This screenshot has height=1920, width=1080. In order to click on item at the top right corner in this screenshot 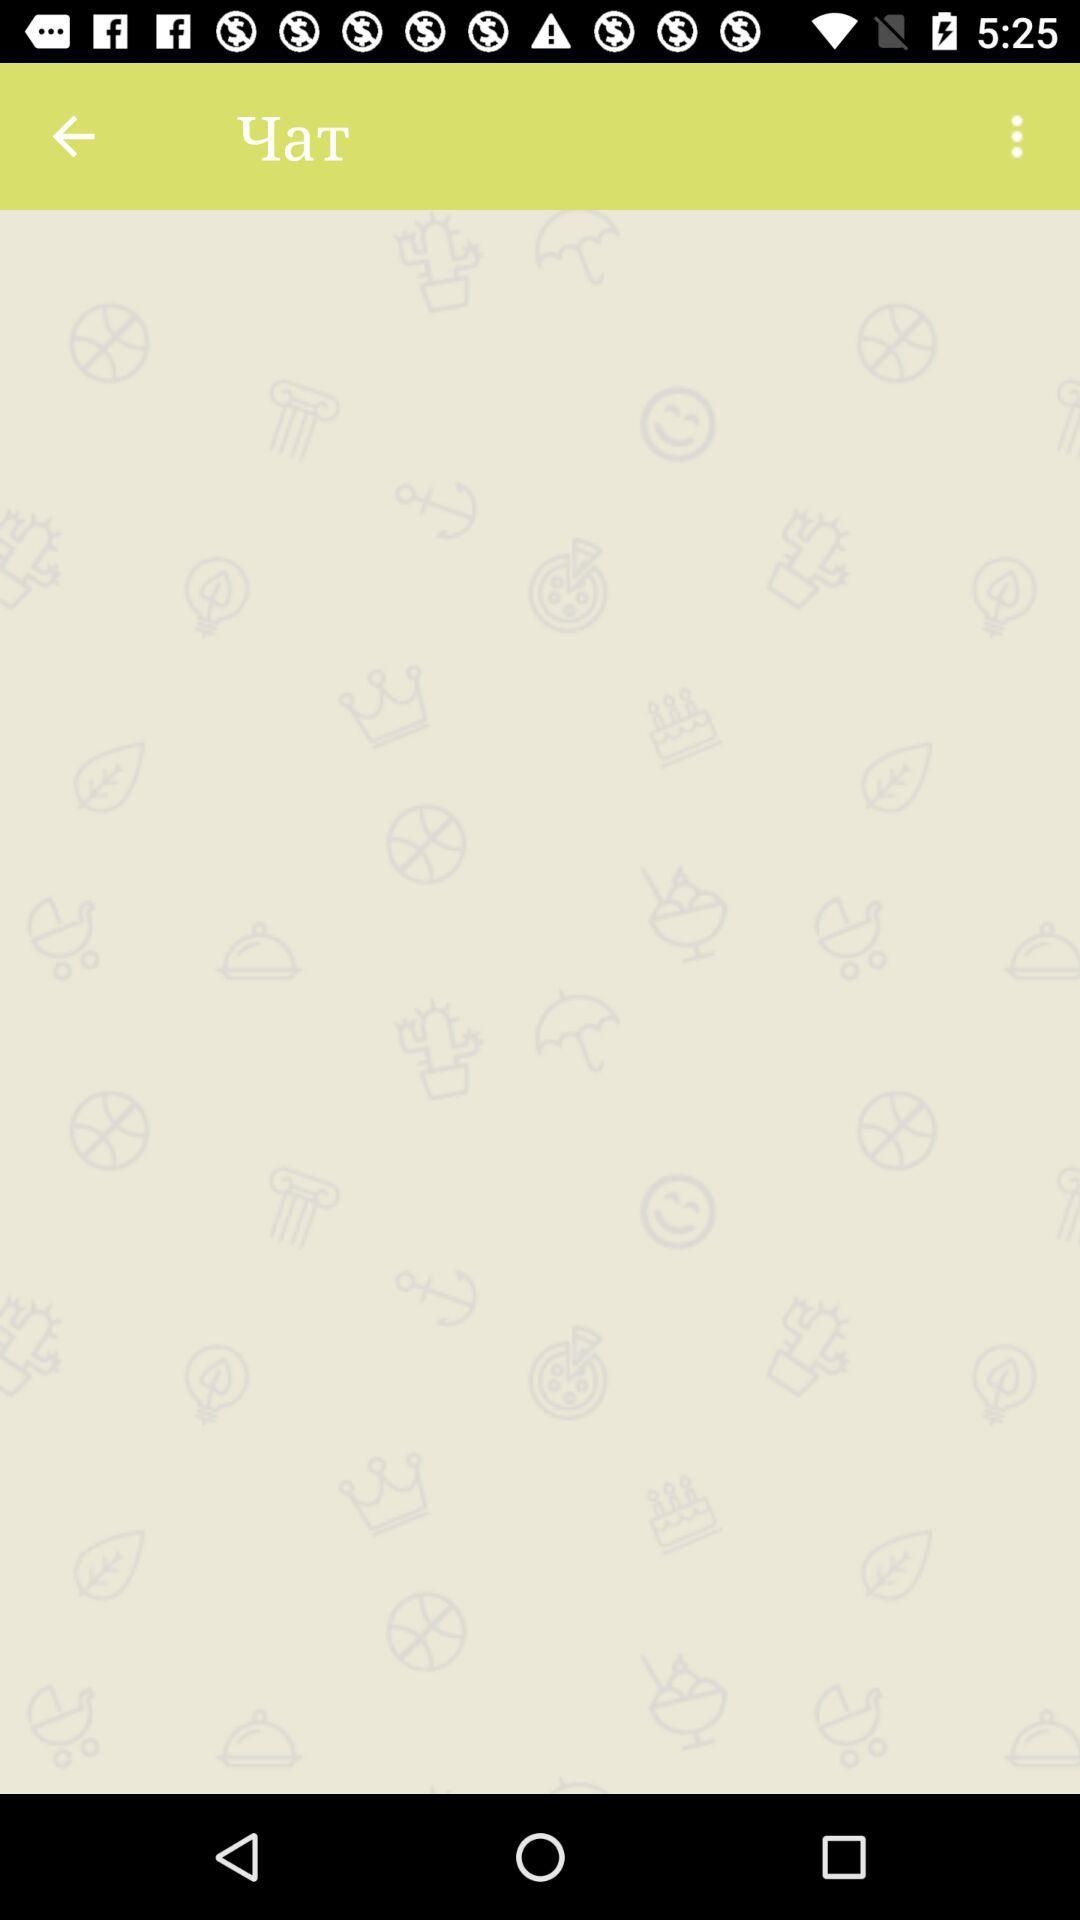, I will do `click(1017, 135)`.